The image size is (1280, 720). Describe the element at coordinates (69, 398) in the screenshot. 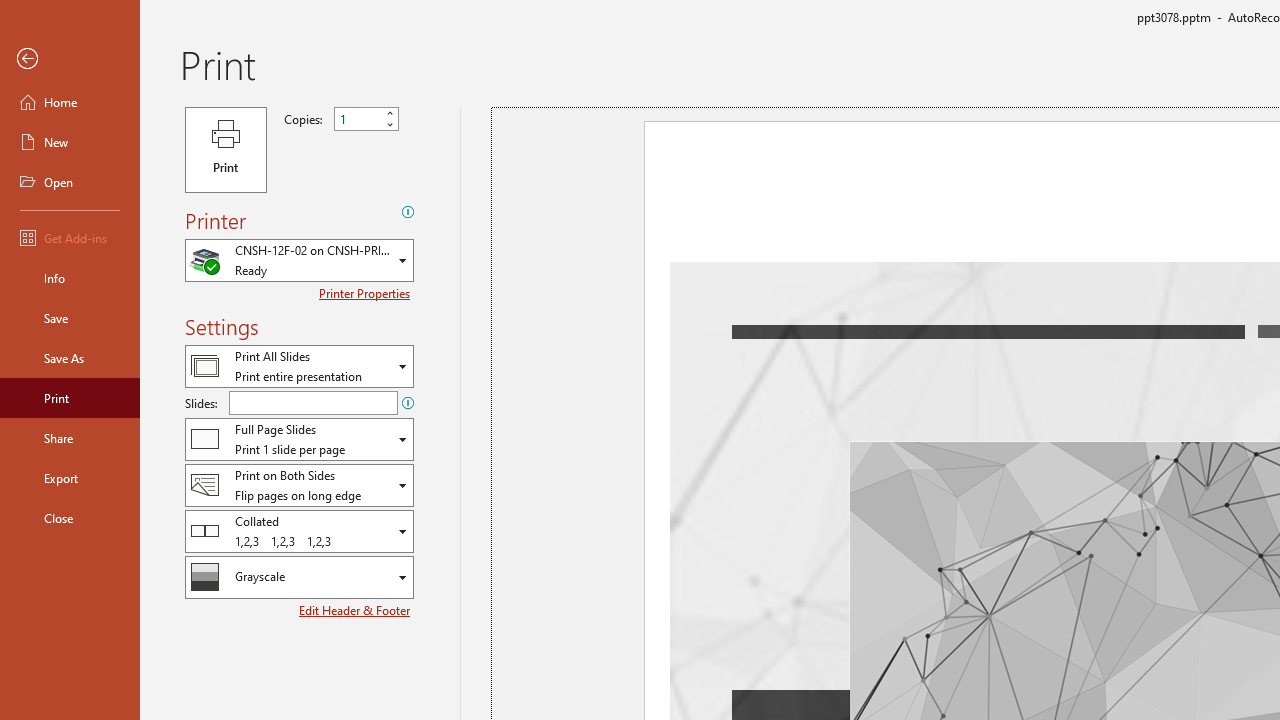

I see `'Print'` at that location.